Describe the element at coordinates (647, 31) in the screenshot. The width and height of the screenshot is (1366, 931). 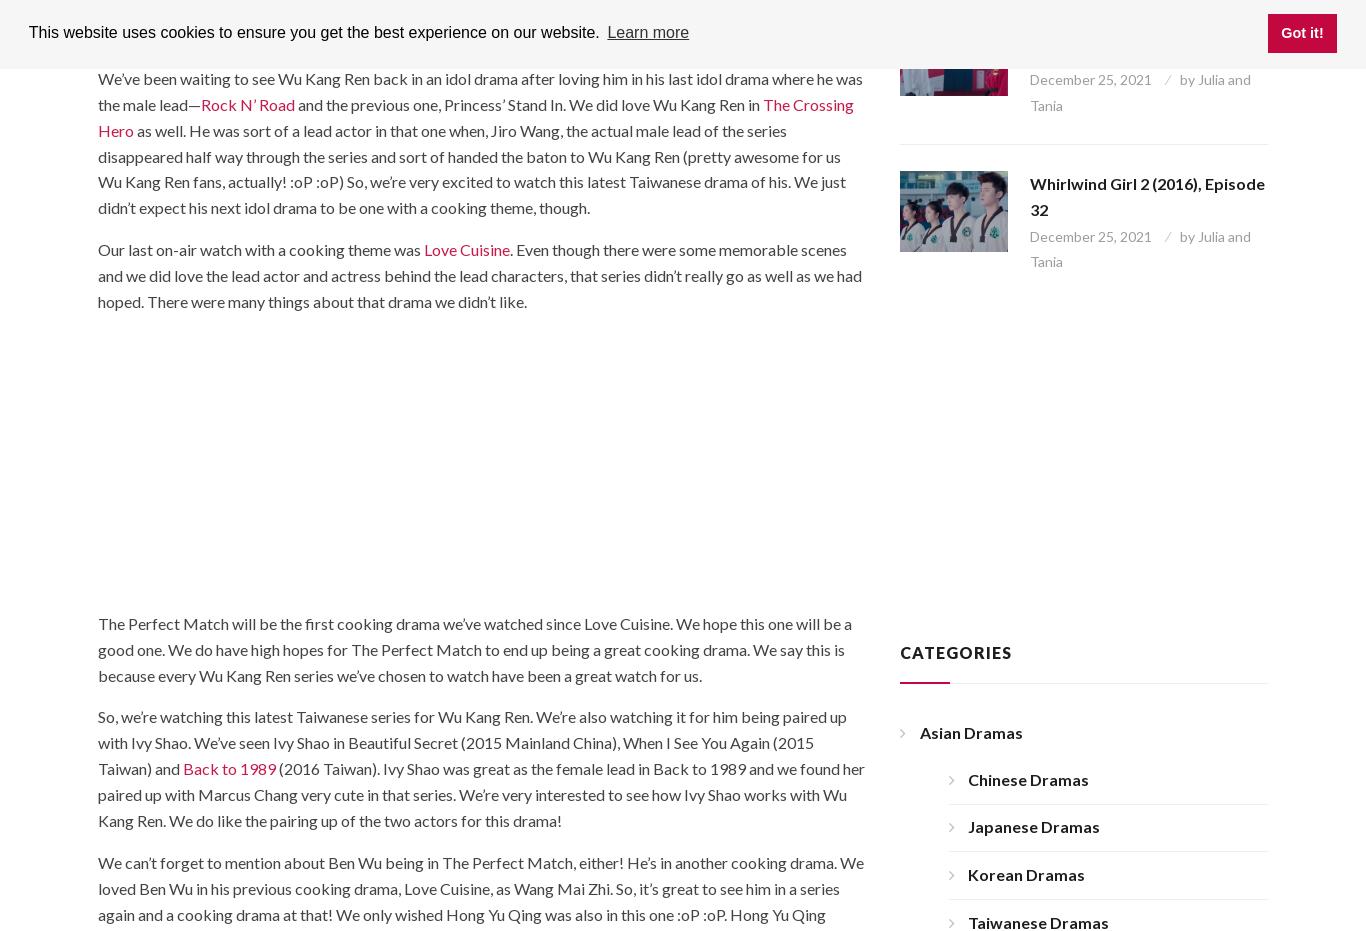
I see `'Learn more'` at that location.